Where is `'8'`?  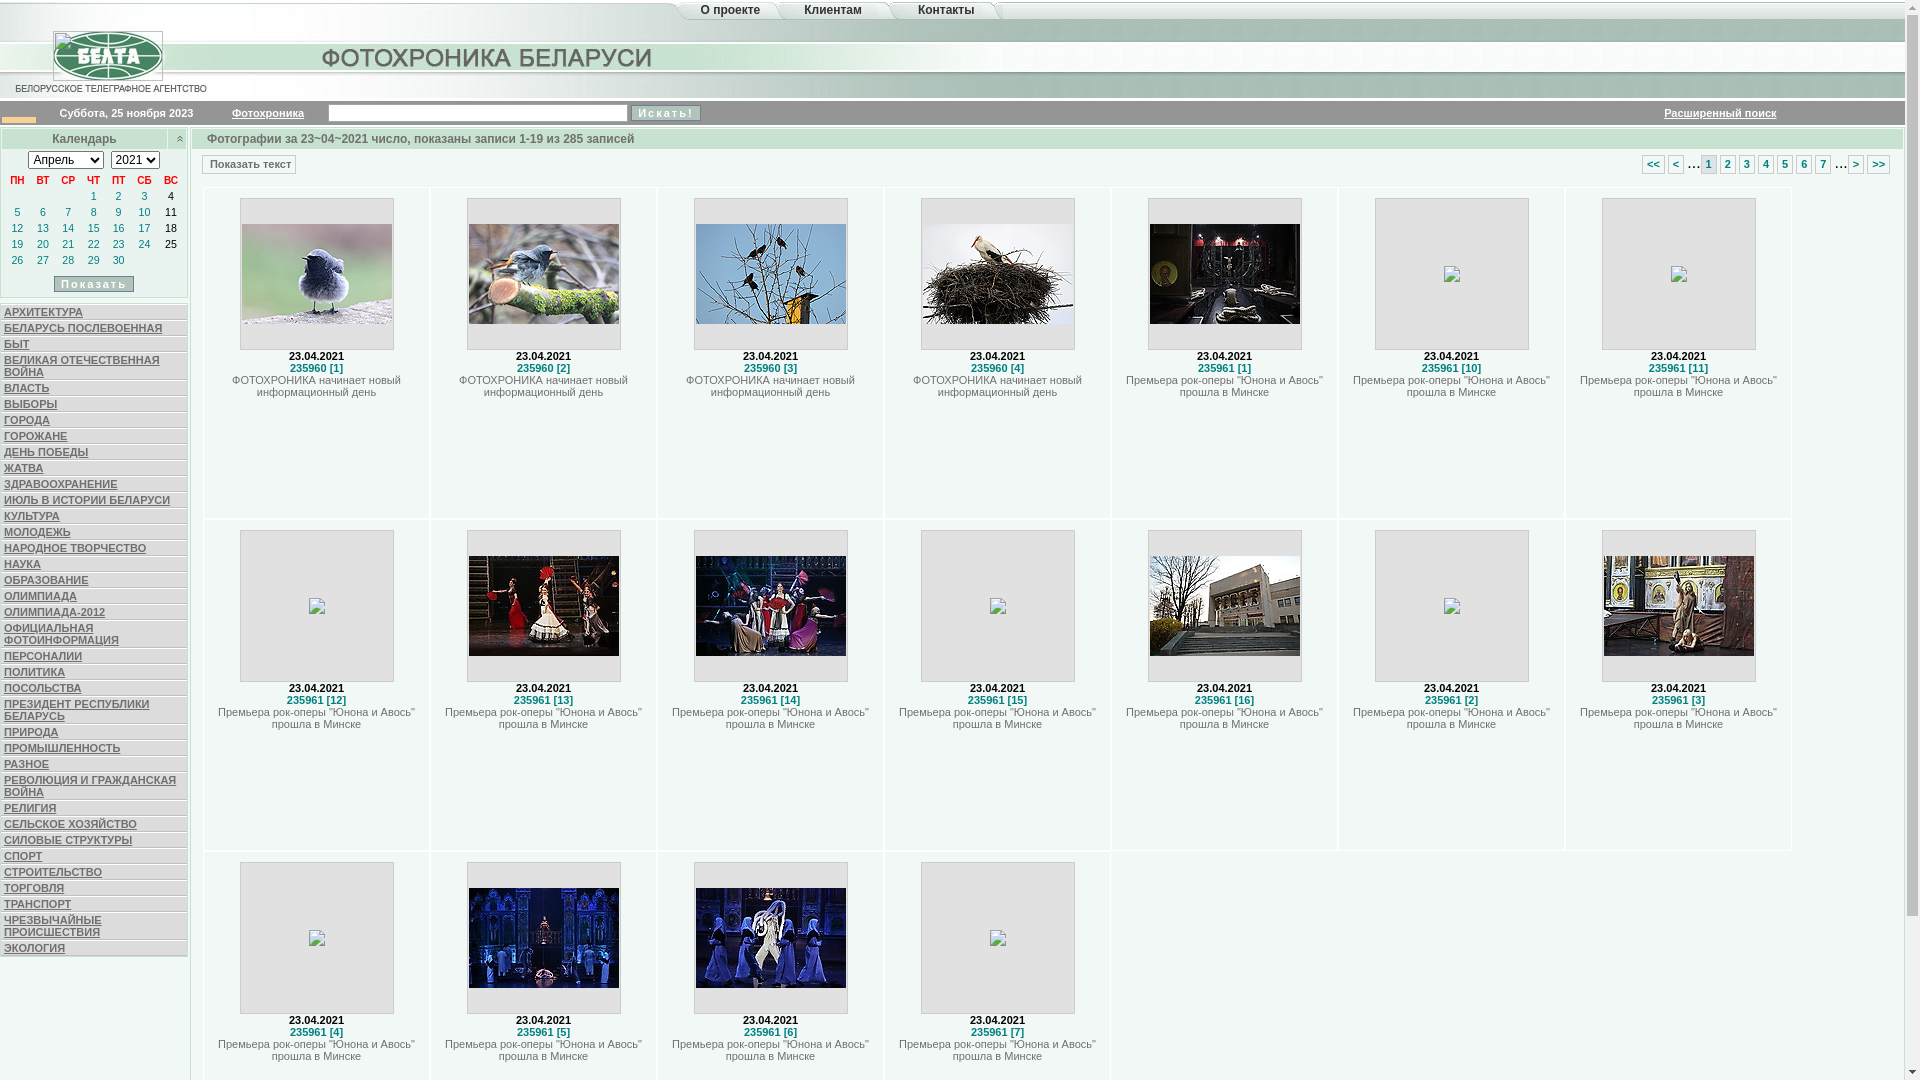 '8' is located at coordinates (93, 212).